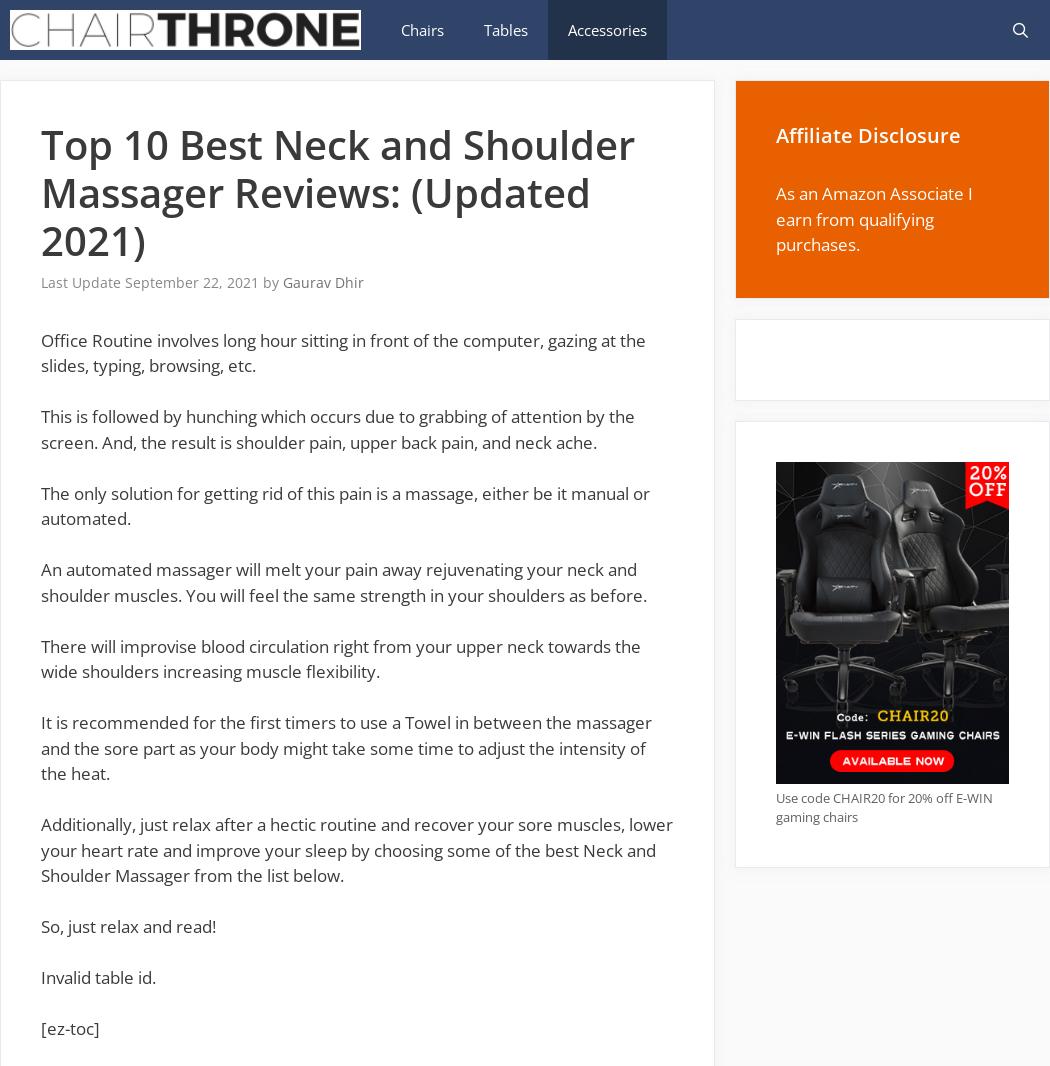 The height and width of the screenshot is (1066, 1050). What do you see at coordinates (272, 282) in the screenshot?
I see `'by'` at bounding box center [272, 282].